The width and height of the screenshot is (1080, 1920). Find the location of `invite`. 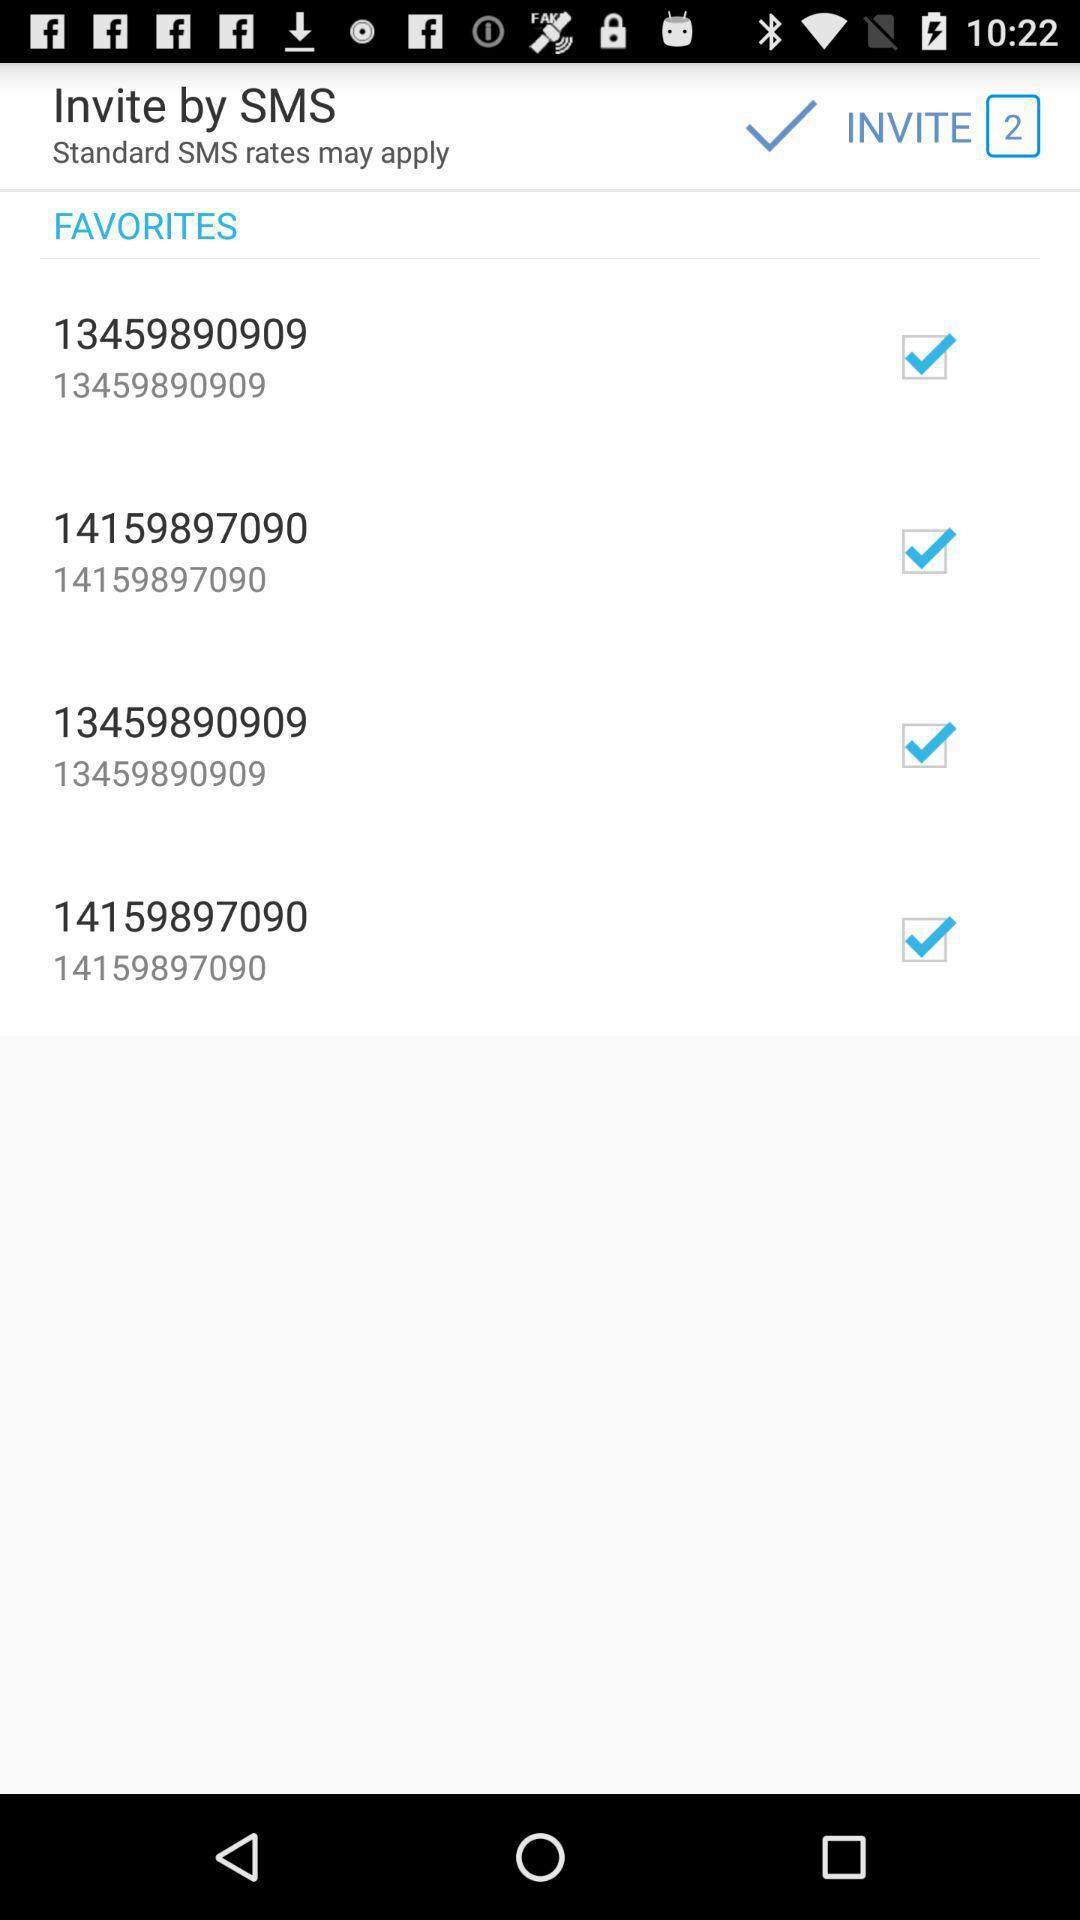

invite is located at coordinates (982, 355).